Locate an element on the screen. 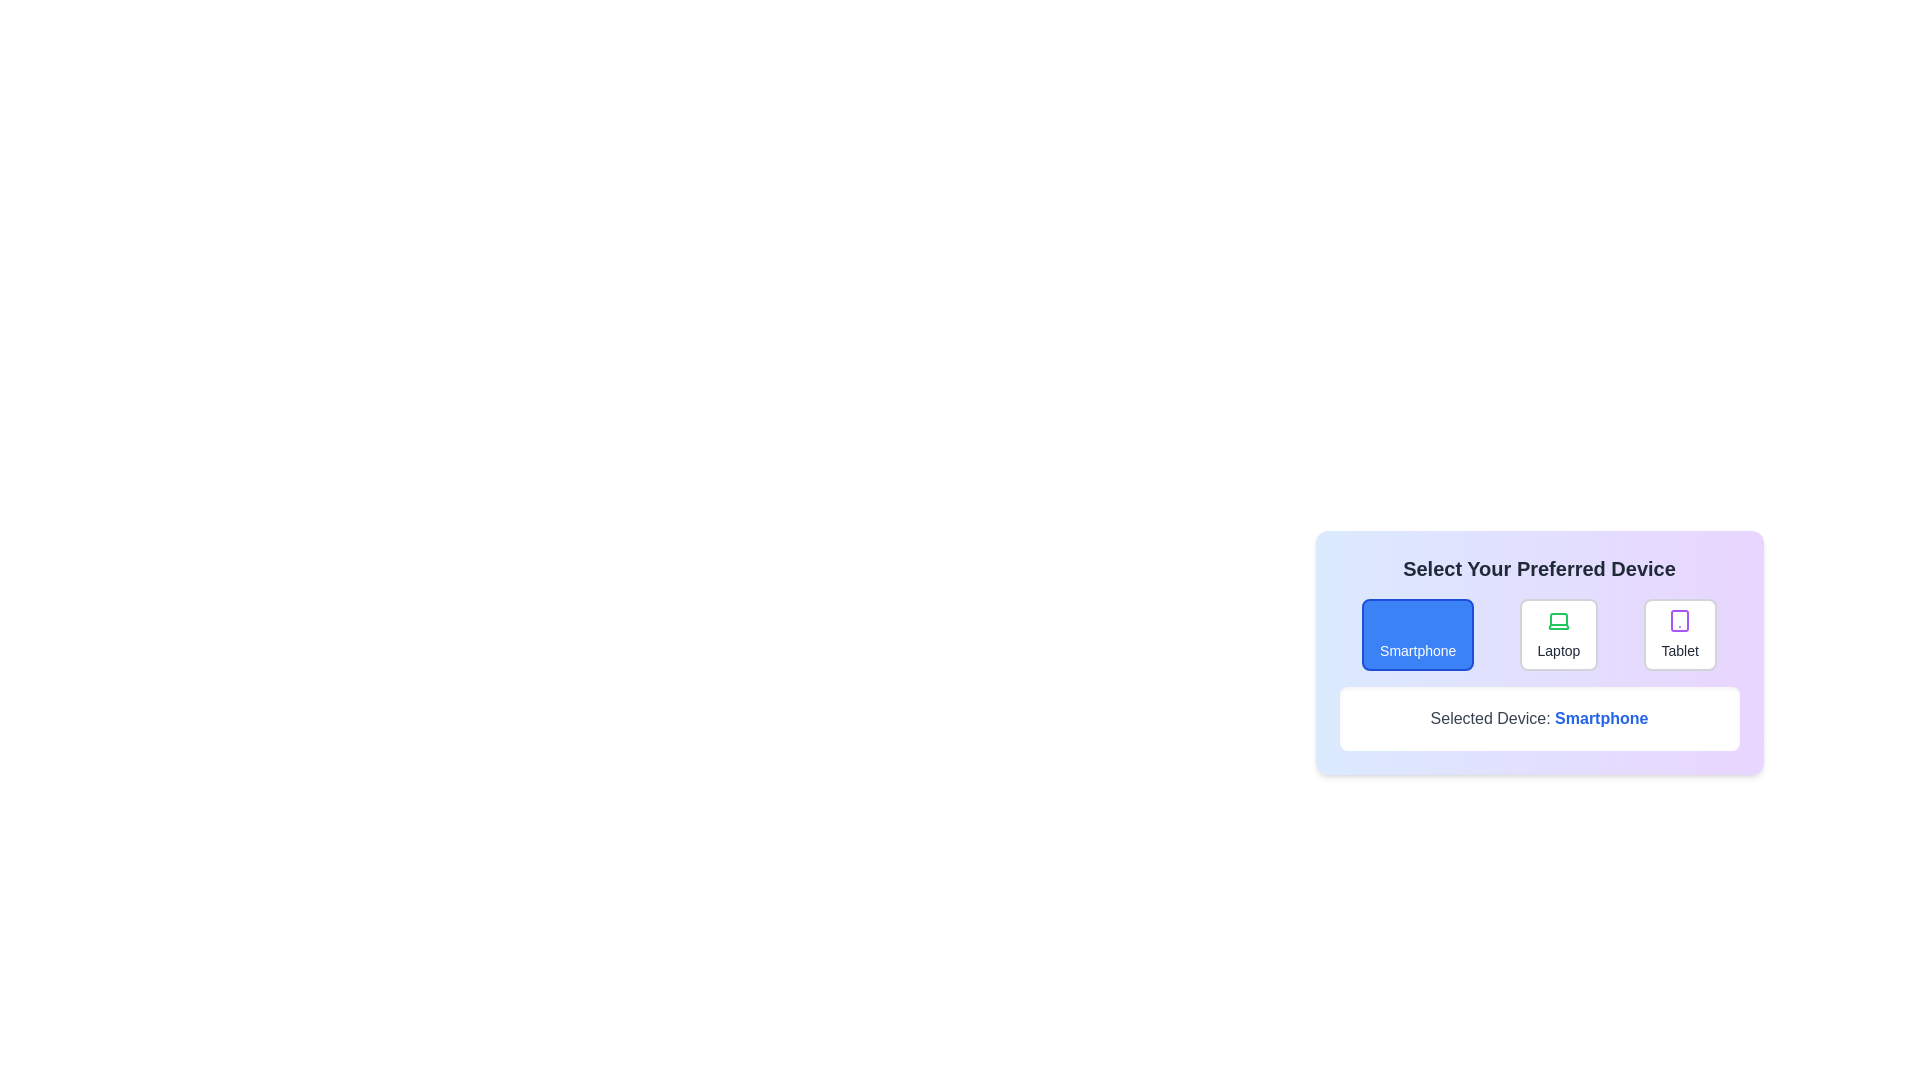 This screenshot has height=1080, width=1920. the 'Laptop' button, which is part of a group of three interactive radio option buttons labeled 'Smartphone', 'Laptop', and 'Tablet' is located at coordinates (1538, 635).